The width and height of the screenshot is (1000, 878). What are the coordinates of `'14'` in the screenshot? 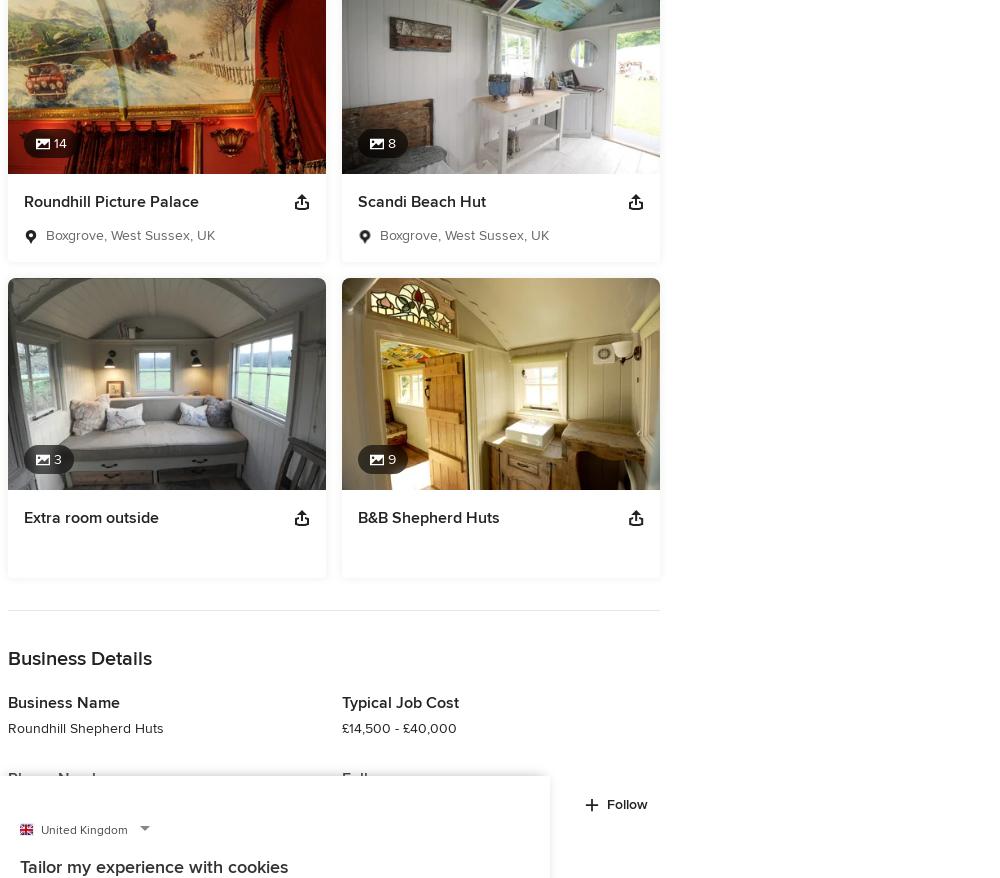 It's located at (60, 142).